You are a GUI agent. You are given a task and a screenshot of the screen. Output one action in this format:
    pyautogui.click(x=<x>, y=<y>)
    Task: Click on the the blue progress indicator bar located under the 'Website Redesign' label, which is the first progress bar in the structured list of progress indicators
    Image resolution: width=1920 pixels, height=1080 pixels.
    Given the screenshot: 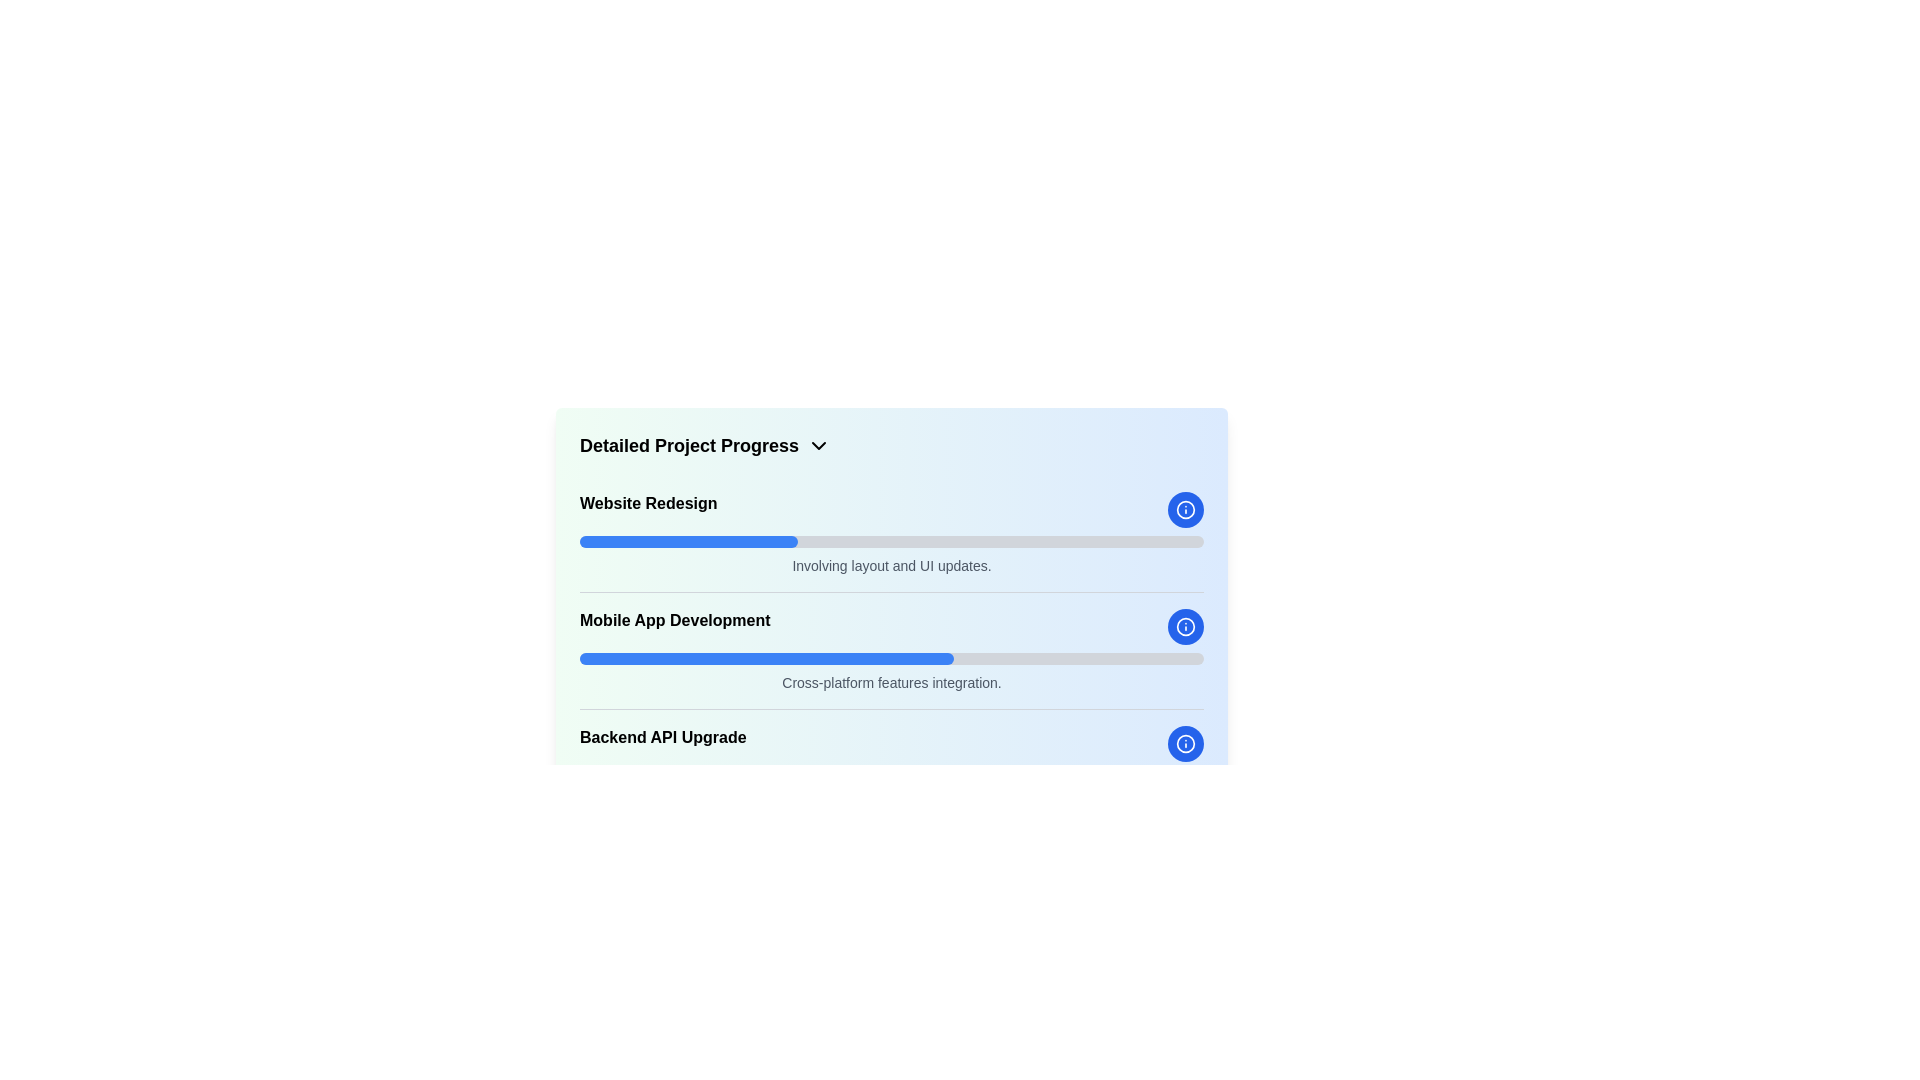 What is the action you would take?
    pyautogui.click(x=689, y=542)
    